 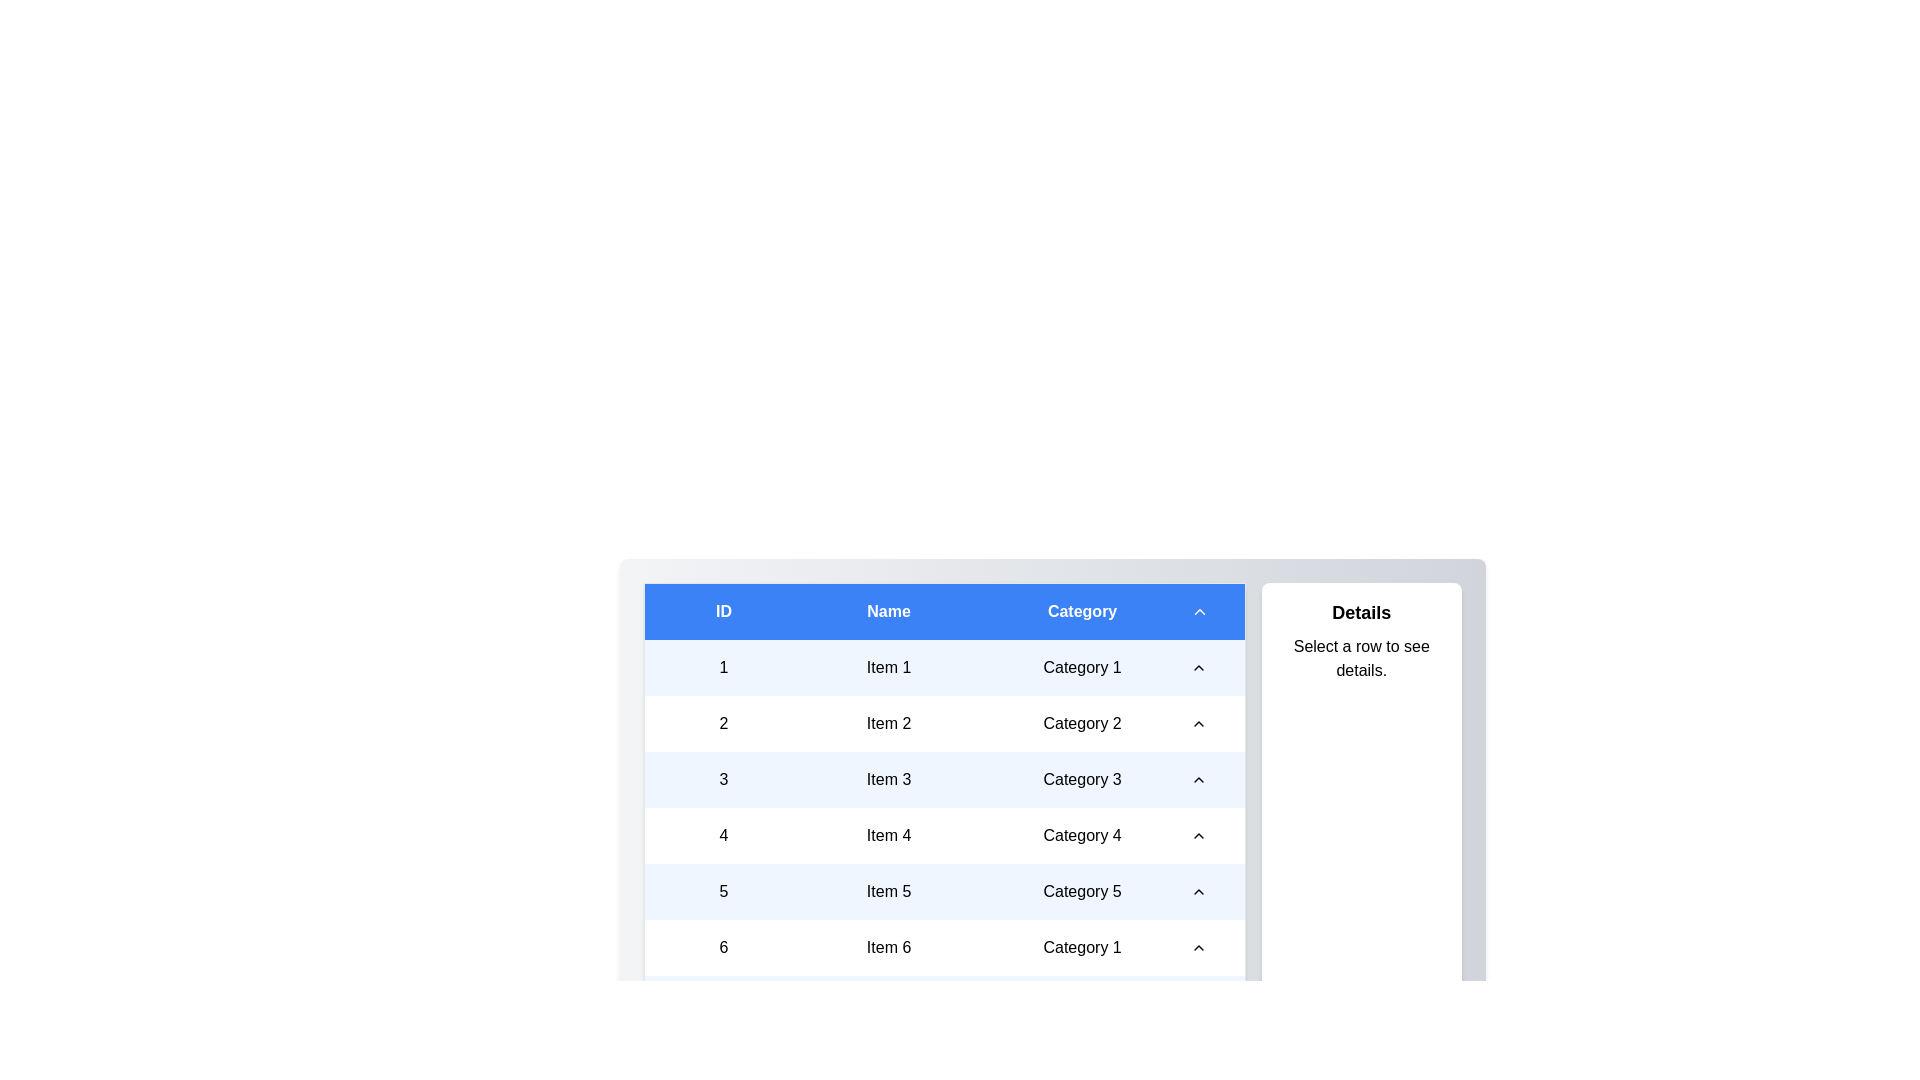 I want to click on the sort icon in the column header to toggle the sort order for the column ID, so click(x=722, y=610).